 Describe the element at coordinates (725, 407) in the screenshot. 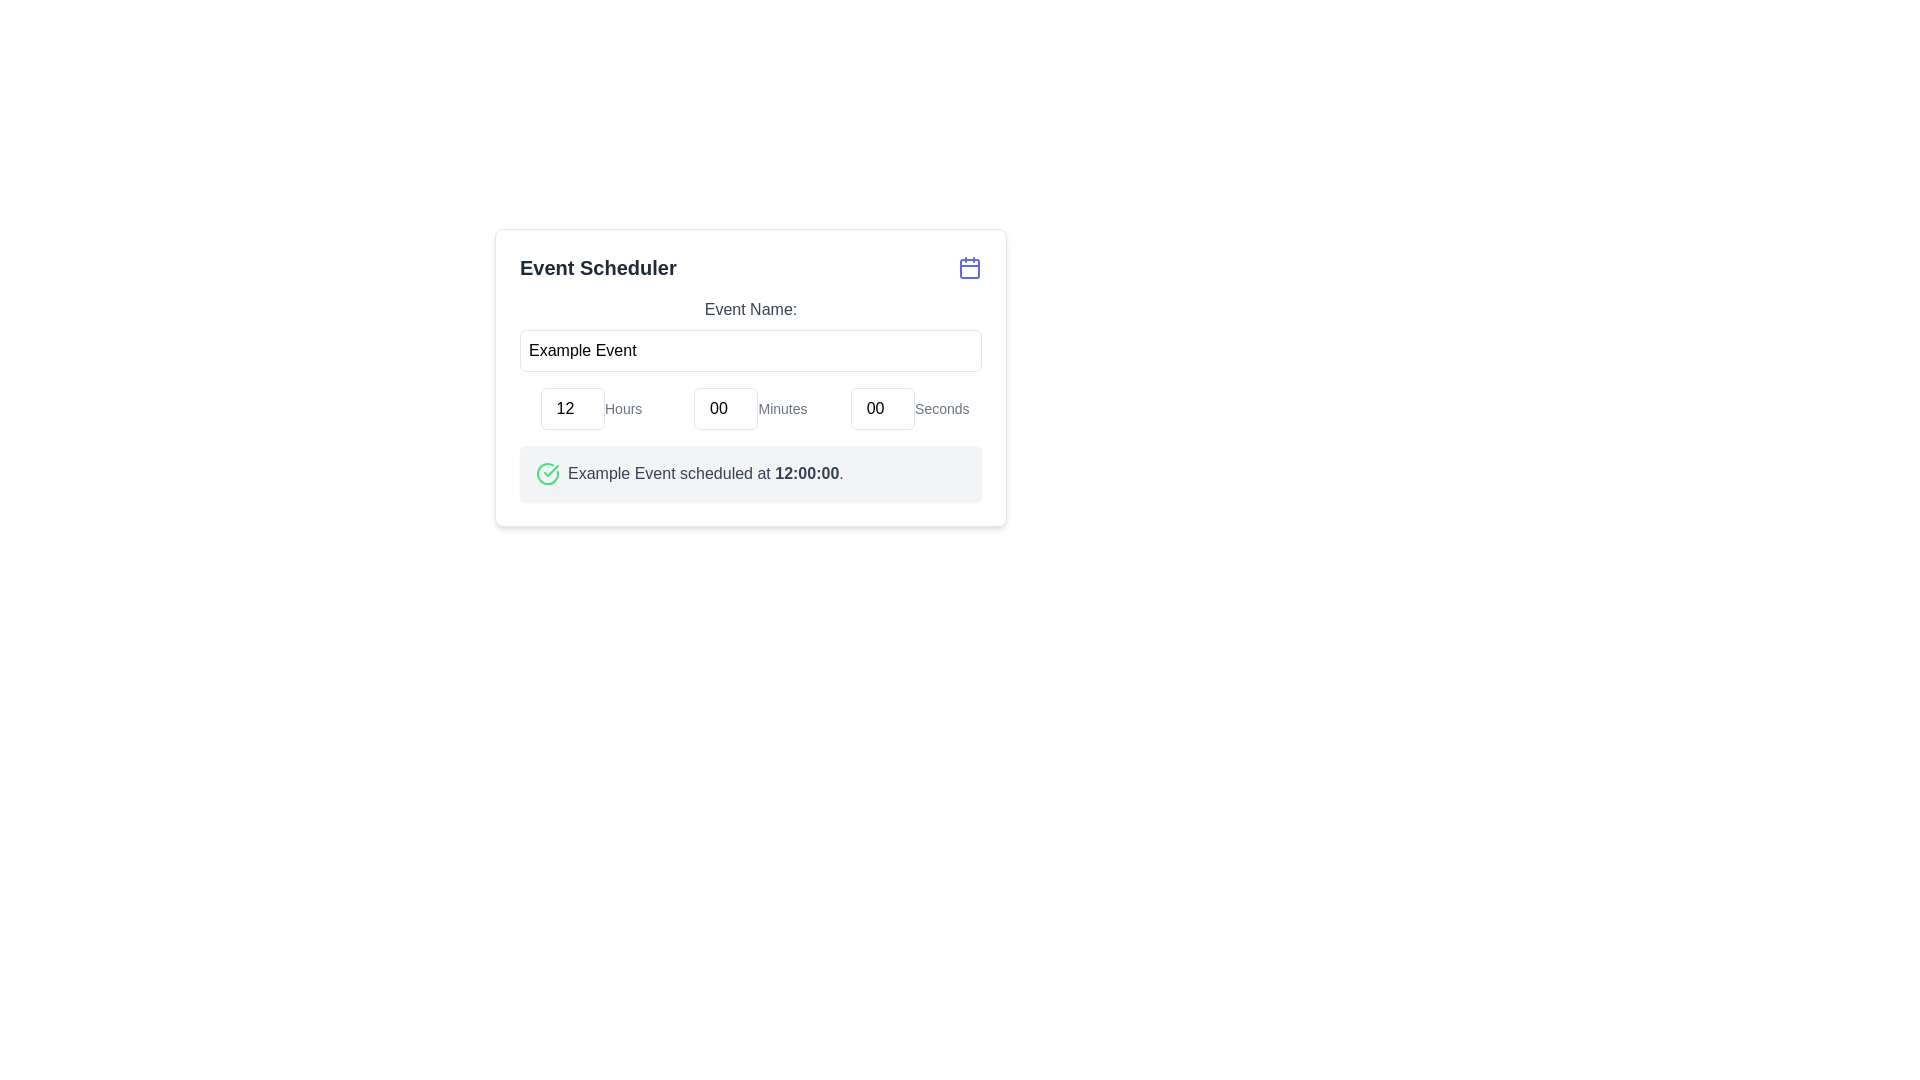

I see `the 'Minutes' number input field in the time-setting interface` at that location.